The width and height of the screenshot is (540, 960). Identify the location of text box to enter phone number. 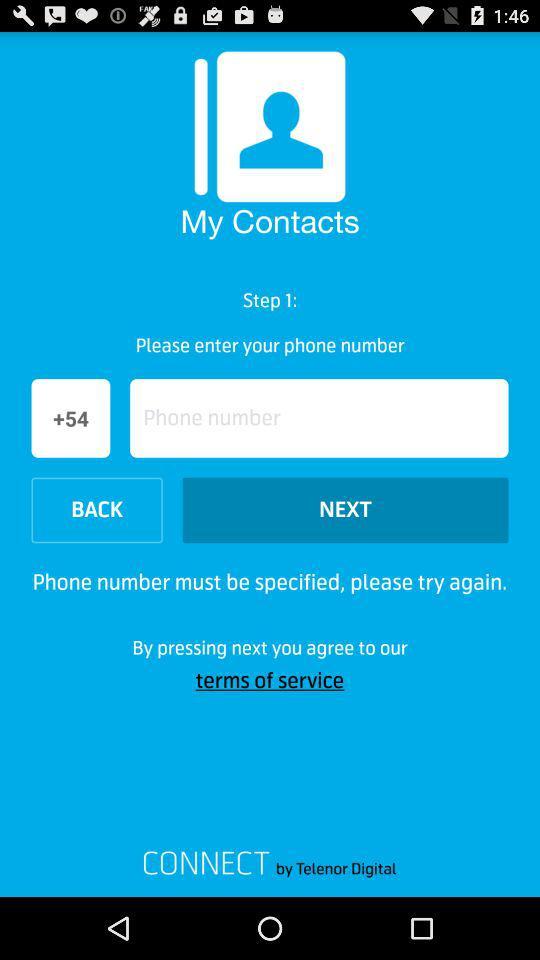
(319, 417).